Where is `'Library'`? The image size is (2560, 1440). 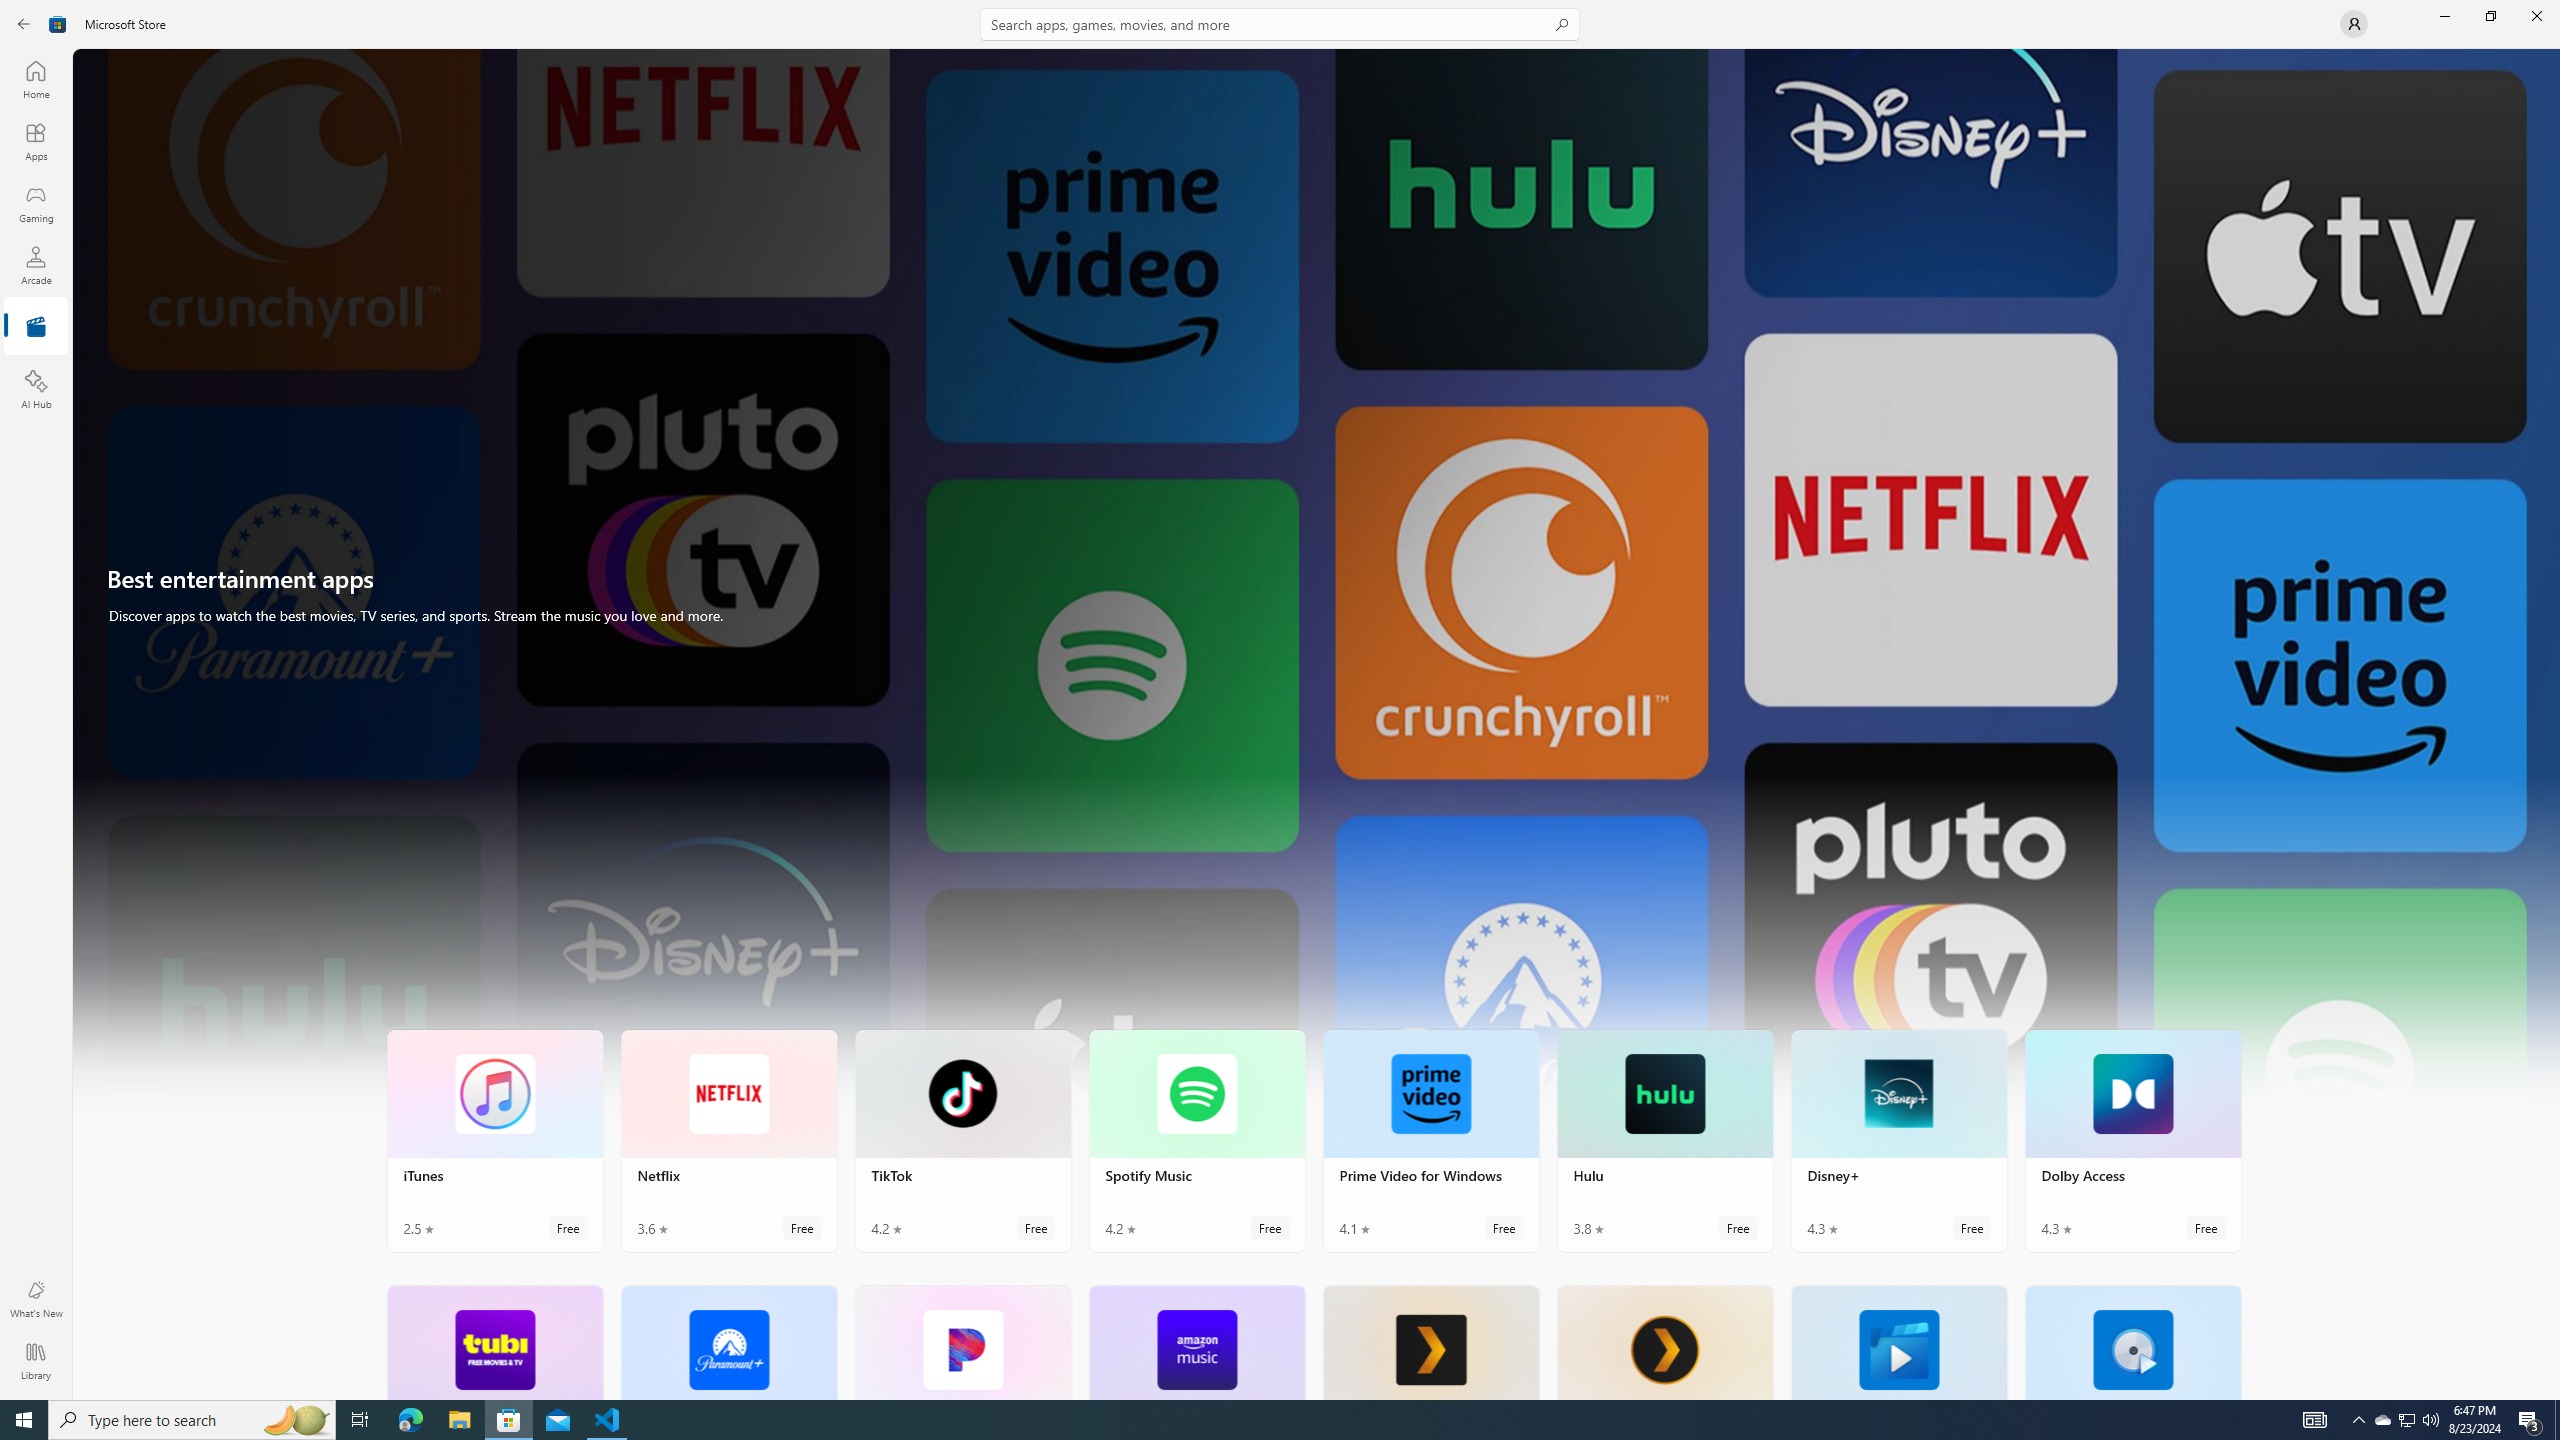 'Library' is located at coordinates (34, 1360).